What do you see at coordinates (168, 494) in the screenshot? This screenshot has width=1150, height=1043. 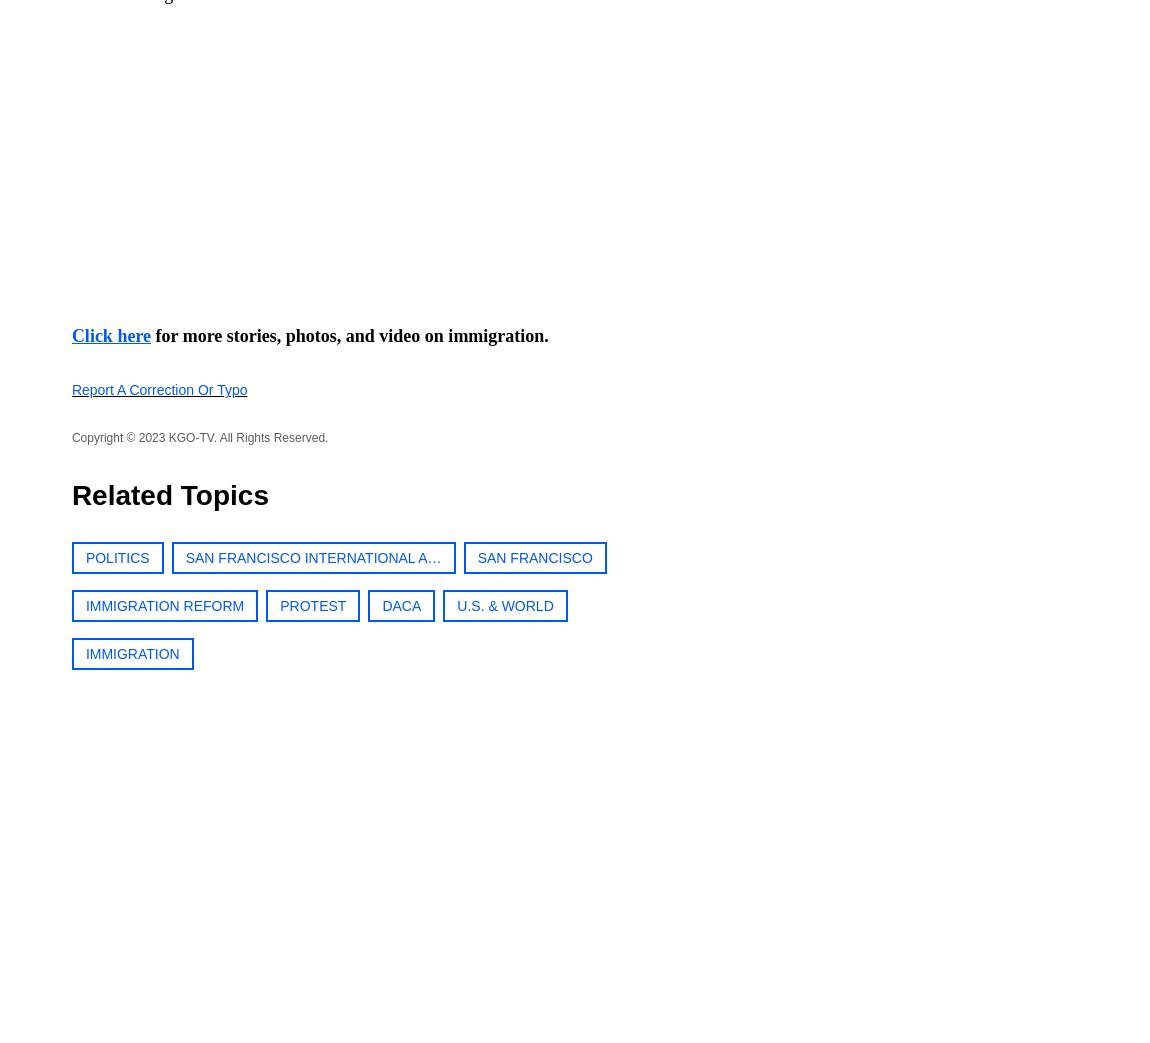 I see `'Related Topics'` at bounding box center [168, 494].